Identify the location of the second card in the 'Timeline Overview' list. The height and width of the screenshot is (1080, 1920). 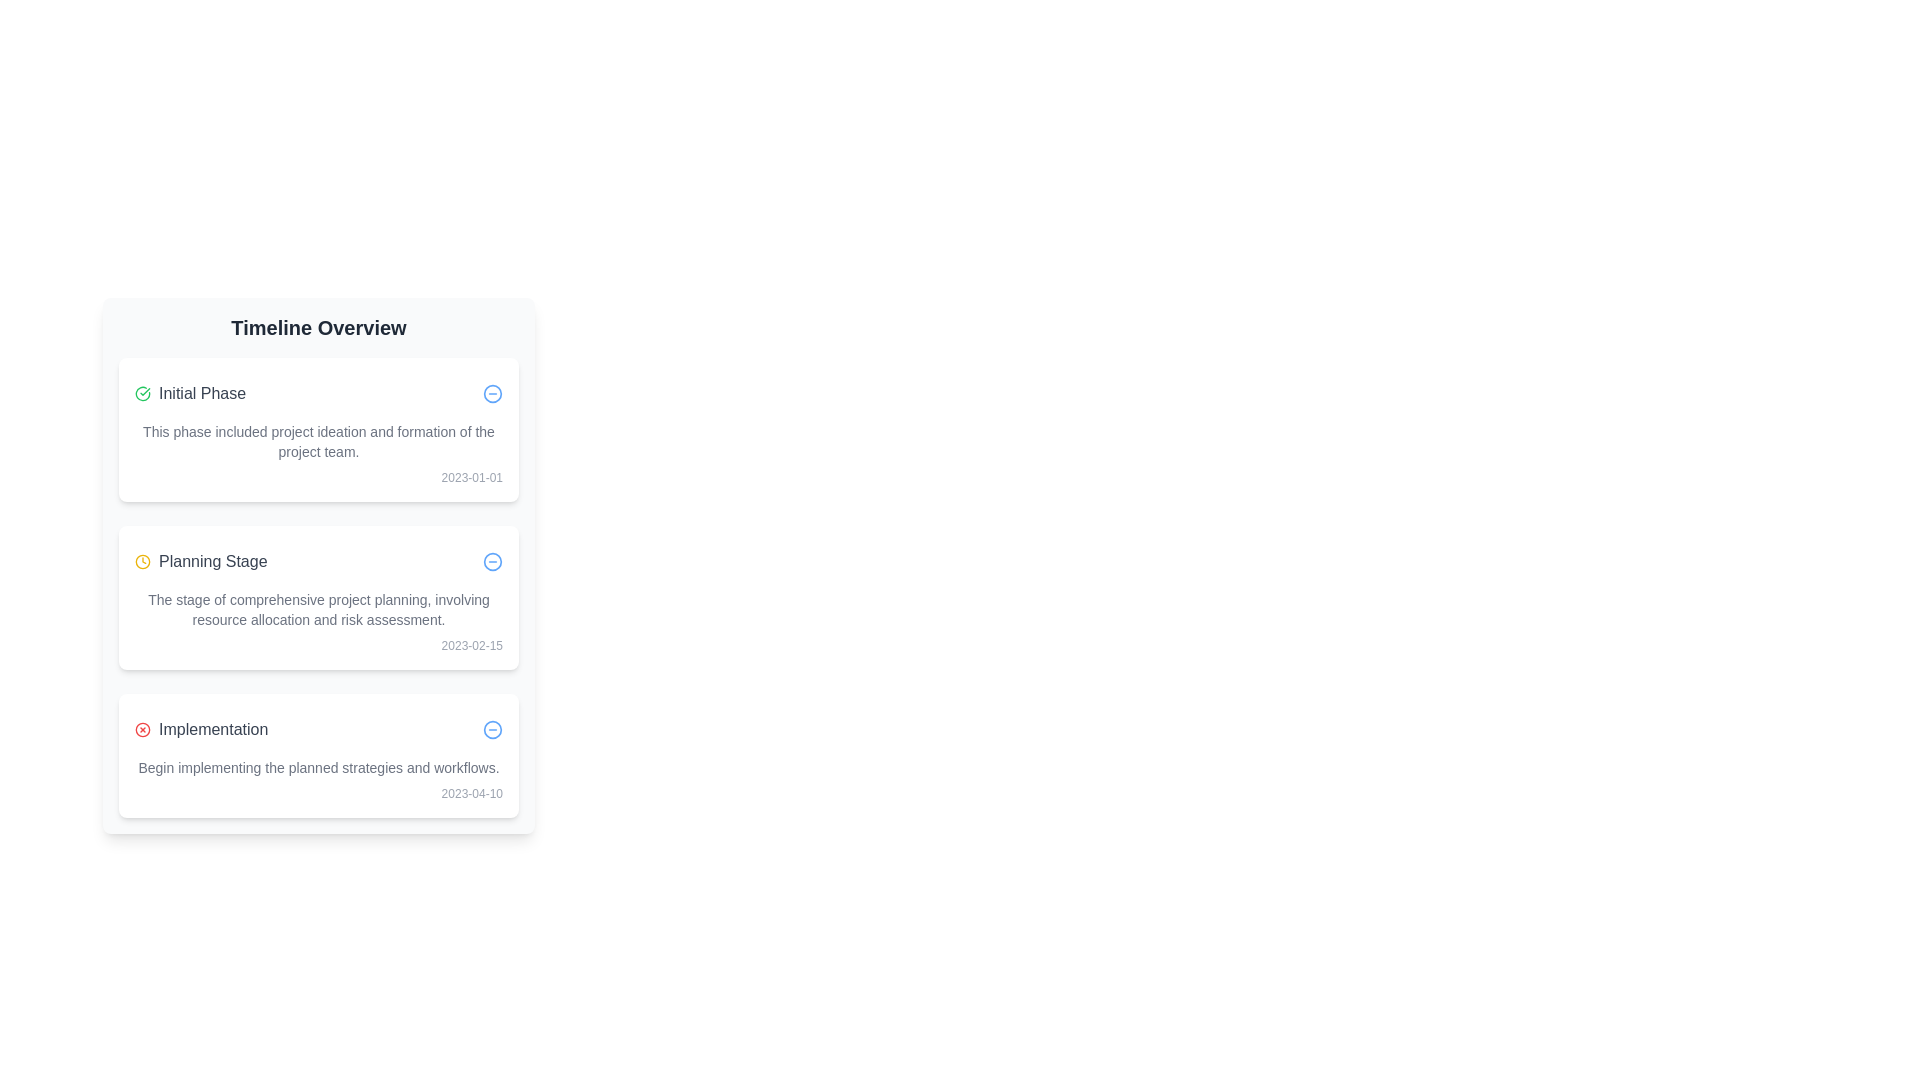
(317, 586).